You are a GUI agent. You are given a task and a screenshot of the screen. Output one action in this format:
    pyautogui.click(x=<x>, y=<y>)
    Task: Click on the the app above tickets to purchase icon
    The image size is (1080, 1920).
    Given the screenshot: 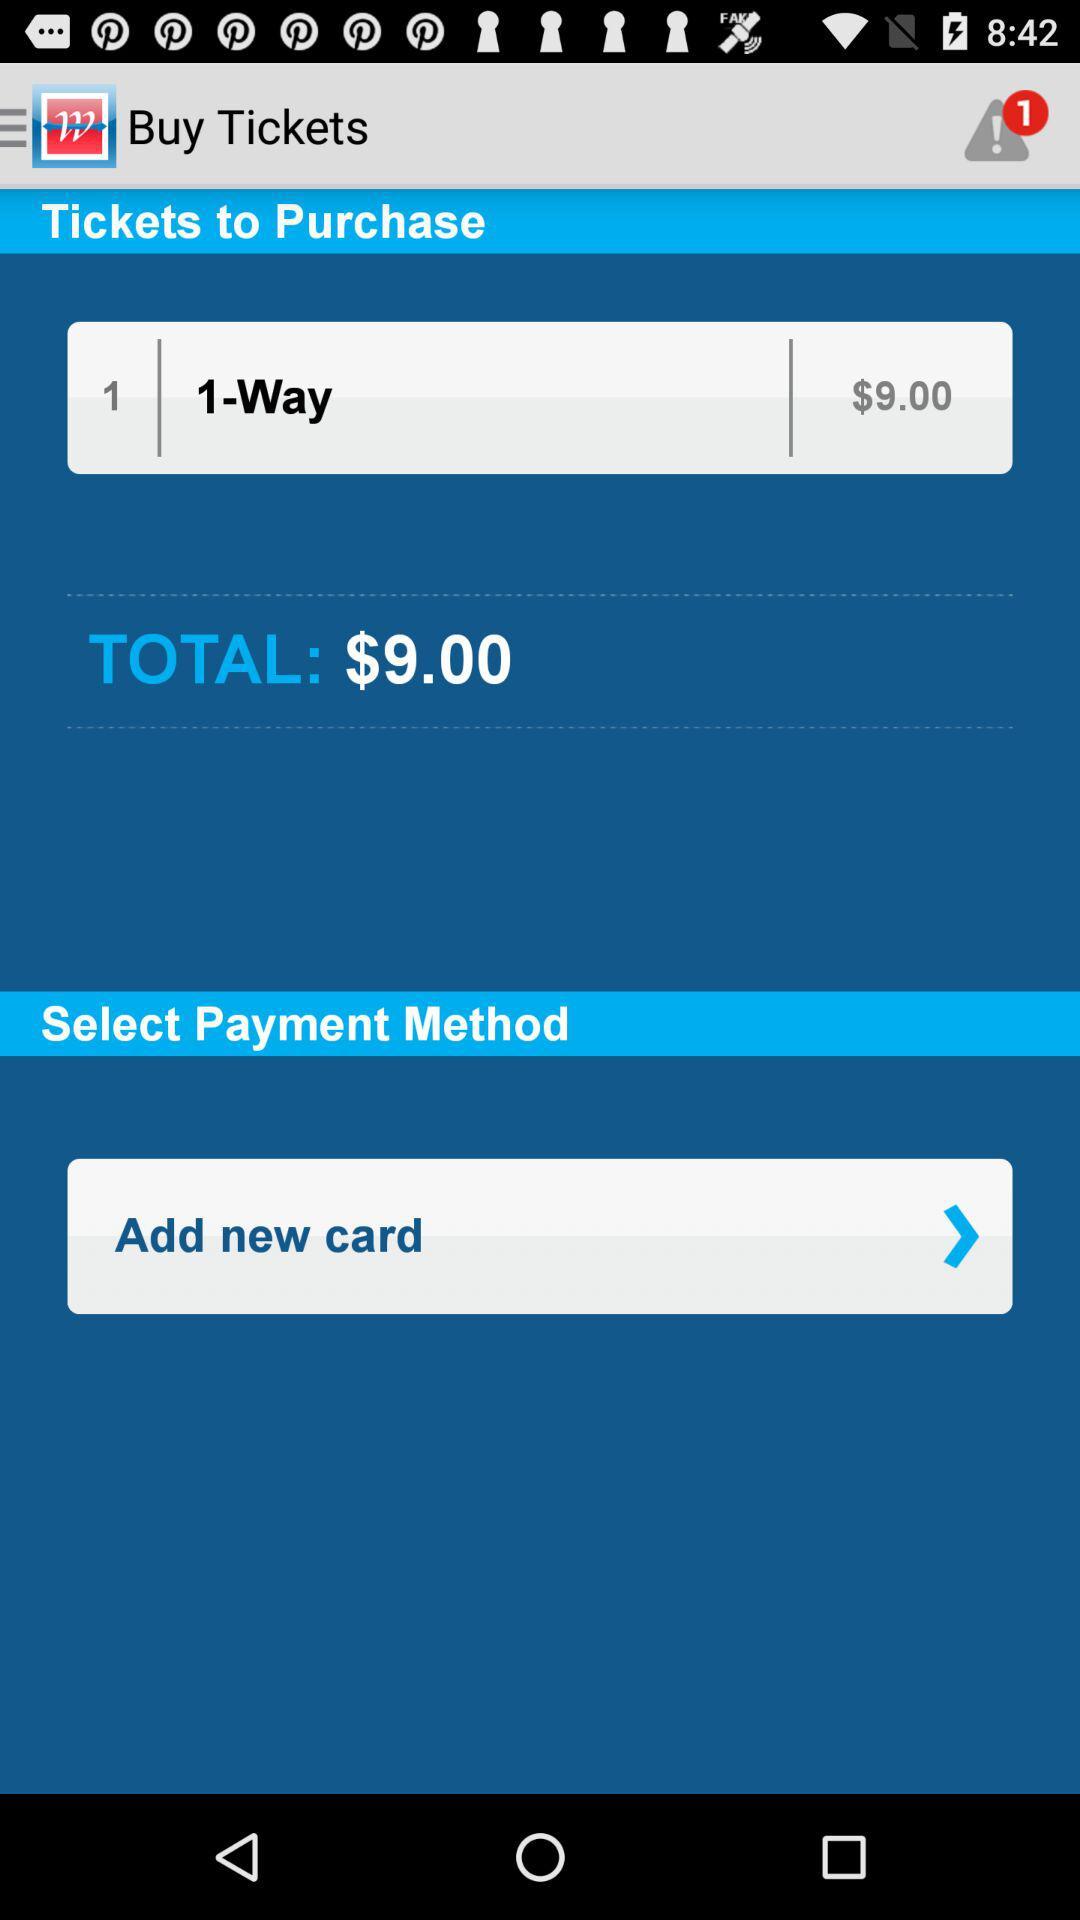 What is the action you would take?
    pyautogui.click(x=1006, y=124)
    